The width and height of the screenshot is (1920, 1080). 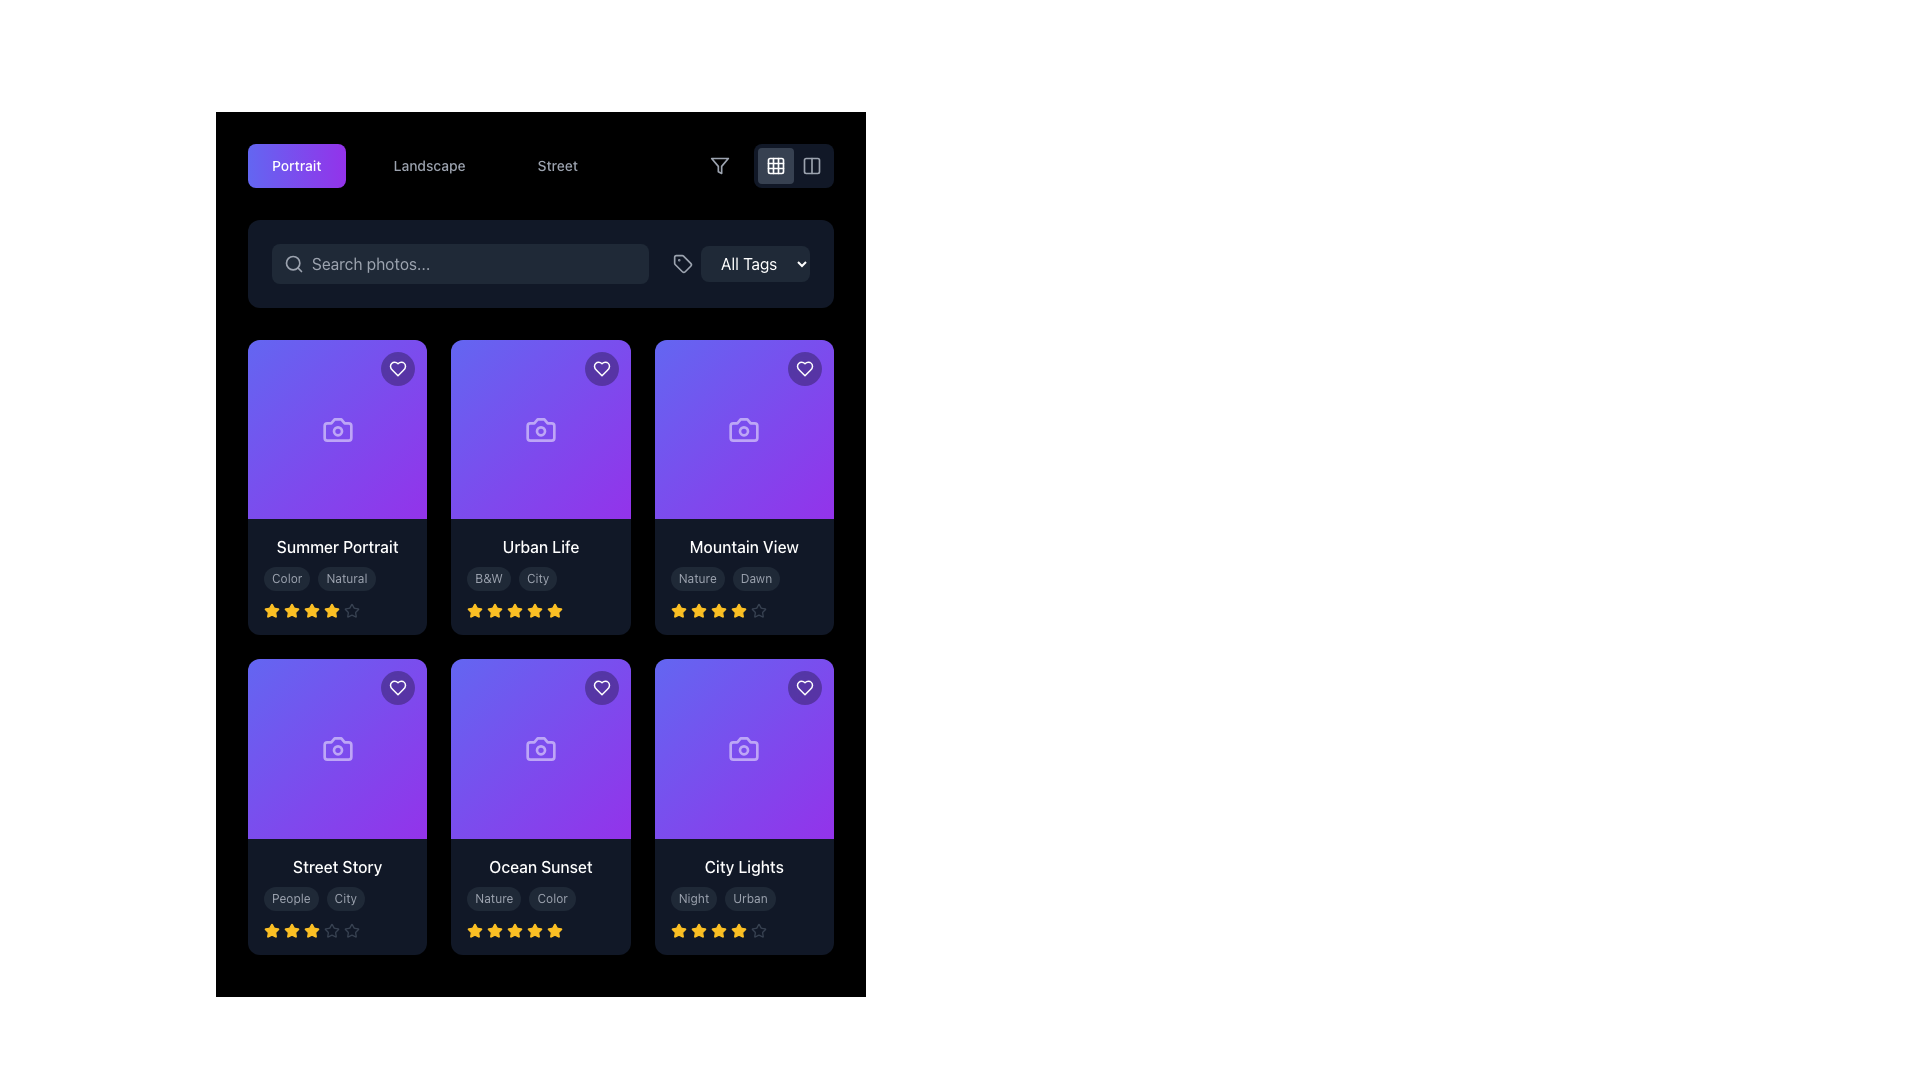 What do you see at coordinates (743, 748) in the screenshot?
I see `the Image Placeholder located at the top section of the card titled 'City Lights', positioned in the bottom-right of the grid` at bounding box center [743, 748].